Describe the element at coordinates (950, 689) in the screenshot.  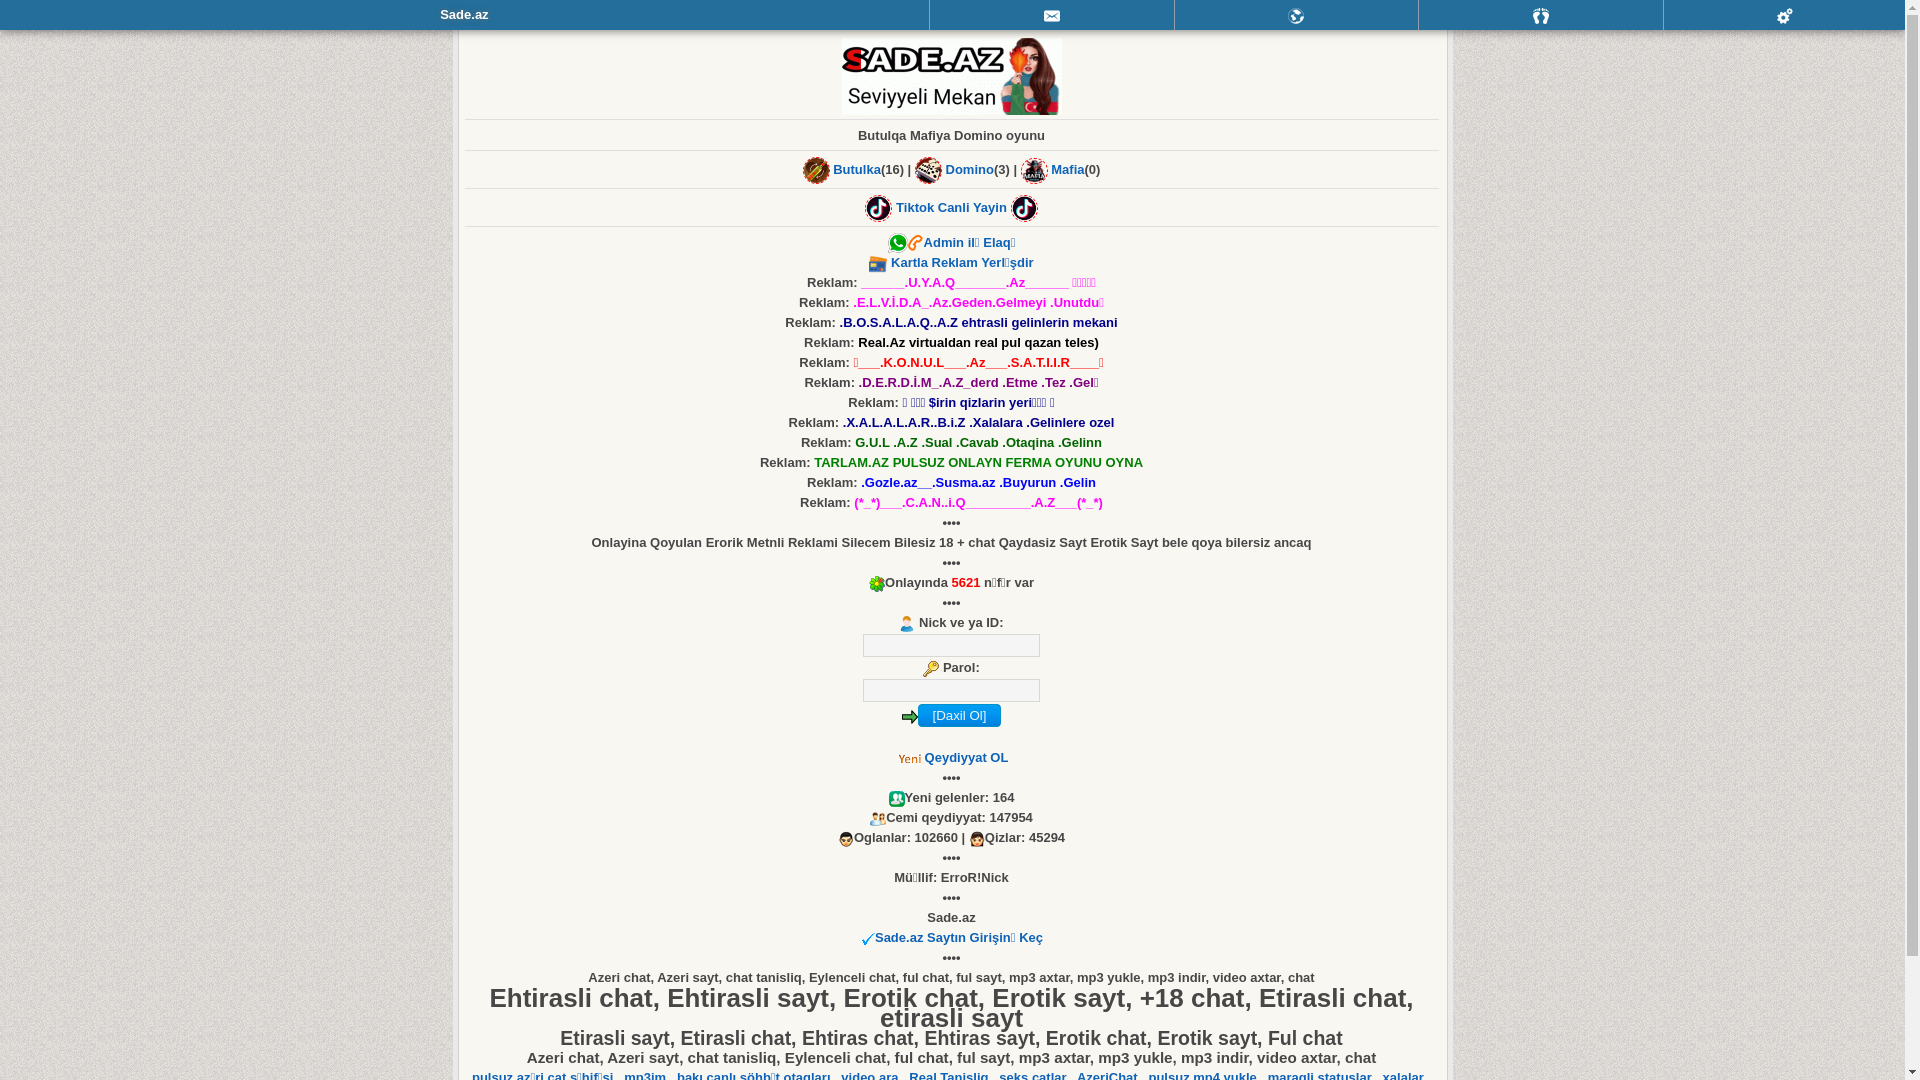
I see `'Parol'` at that location.